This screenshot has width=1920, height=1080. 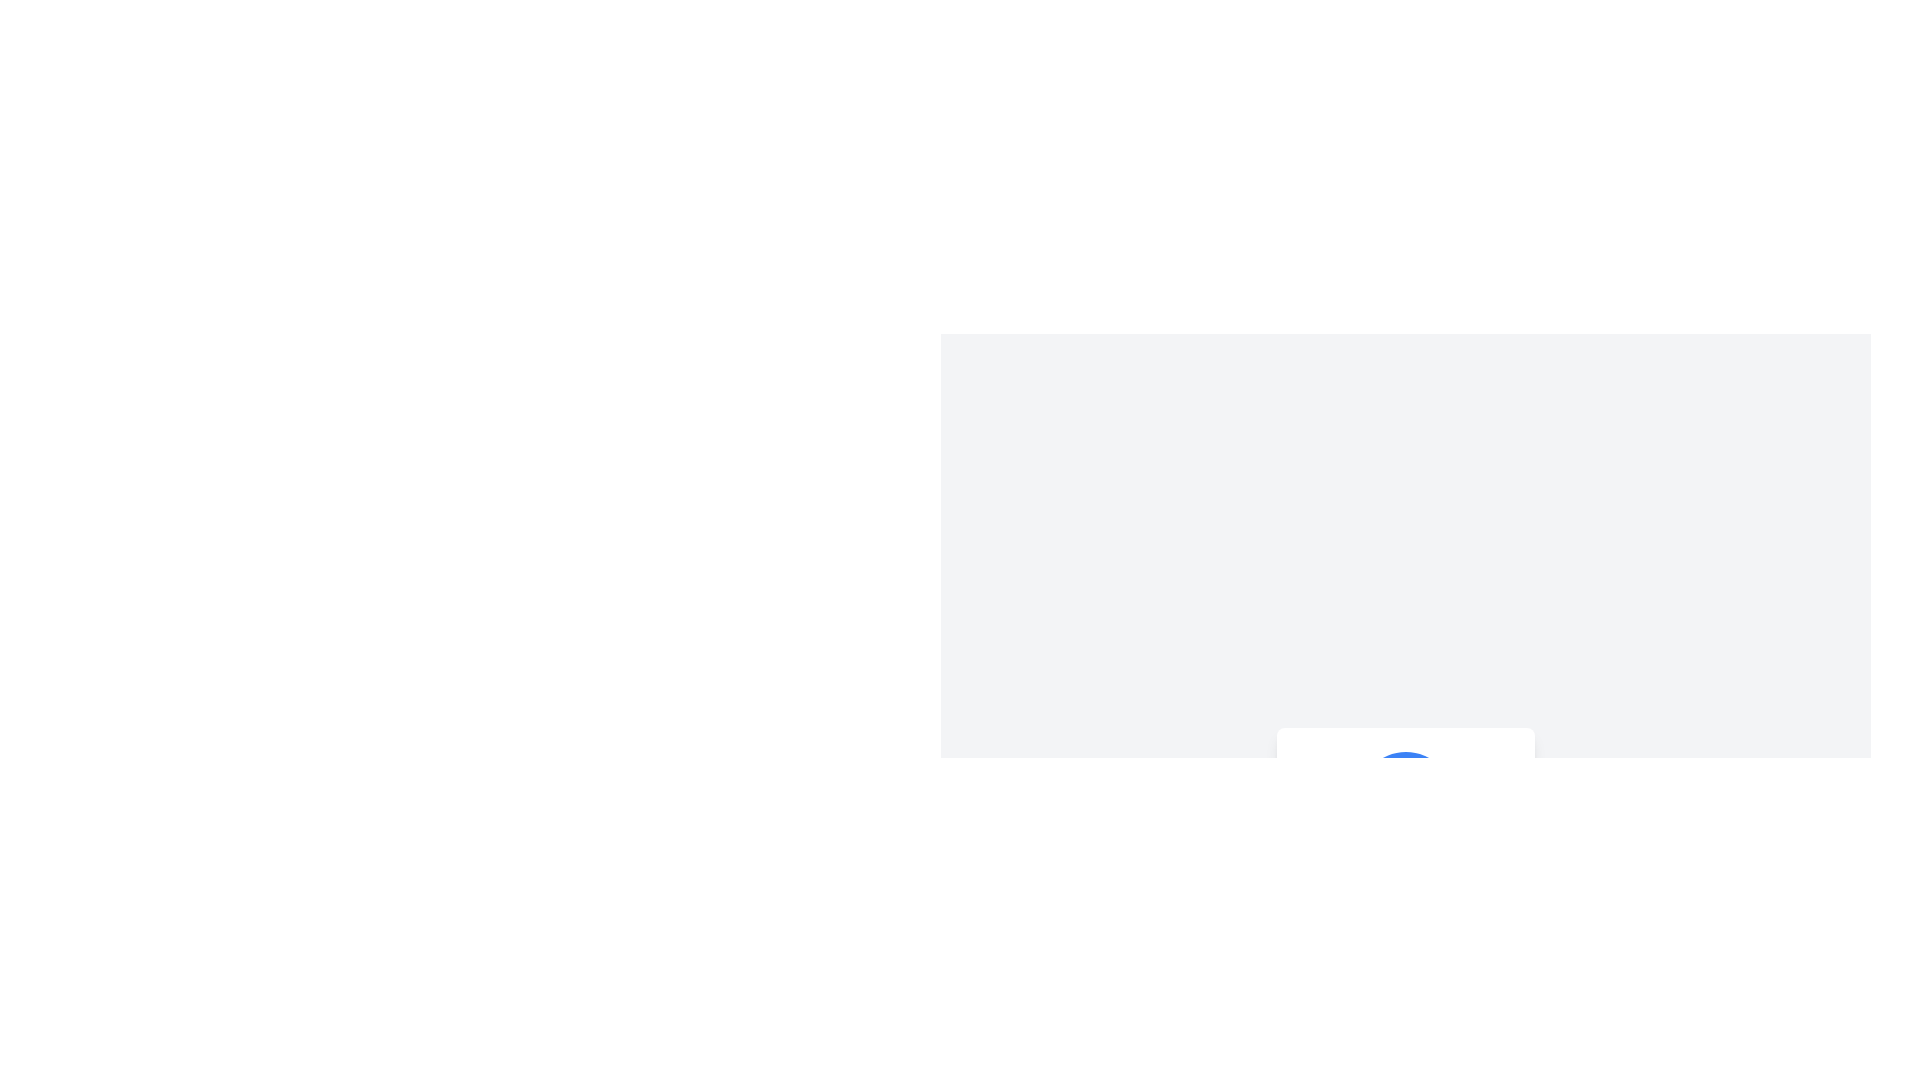 I want to click on the button below the name 'Alice' and above the description 'Enhanced Profile Component' to initiate the member change process, so click(x=1405, y=928).